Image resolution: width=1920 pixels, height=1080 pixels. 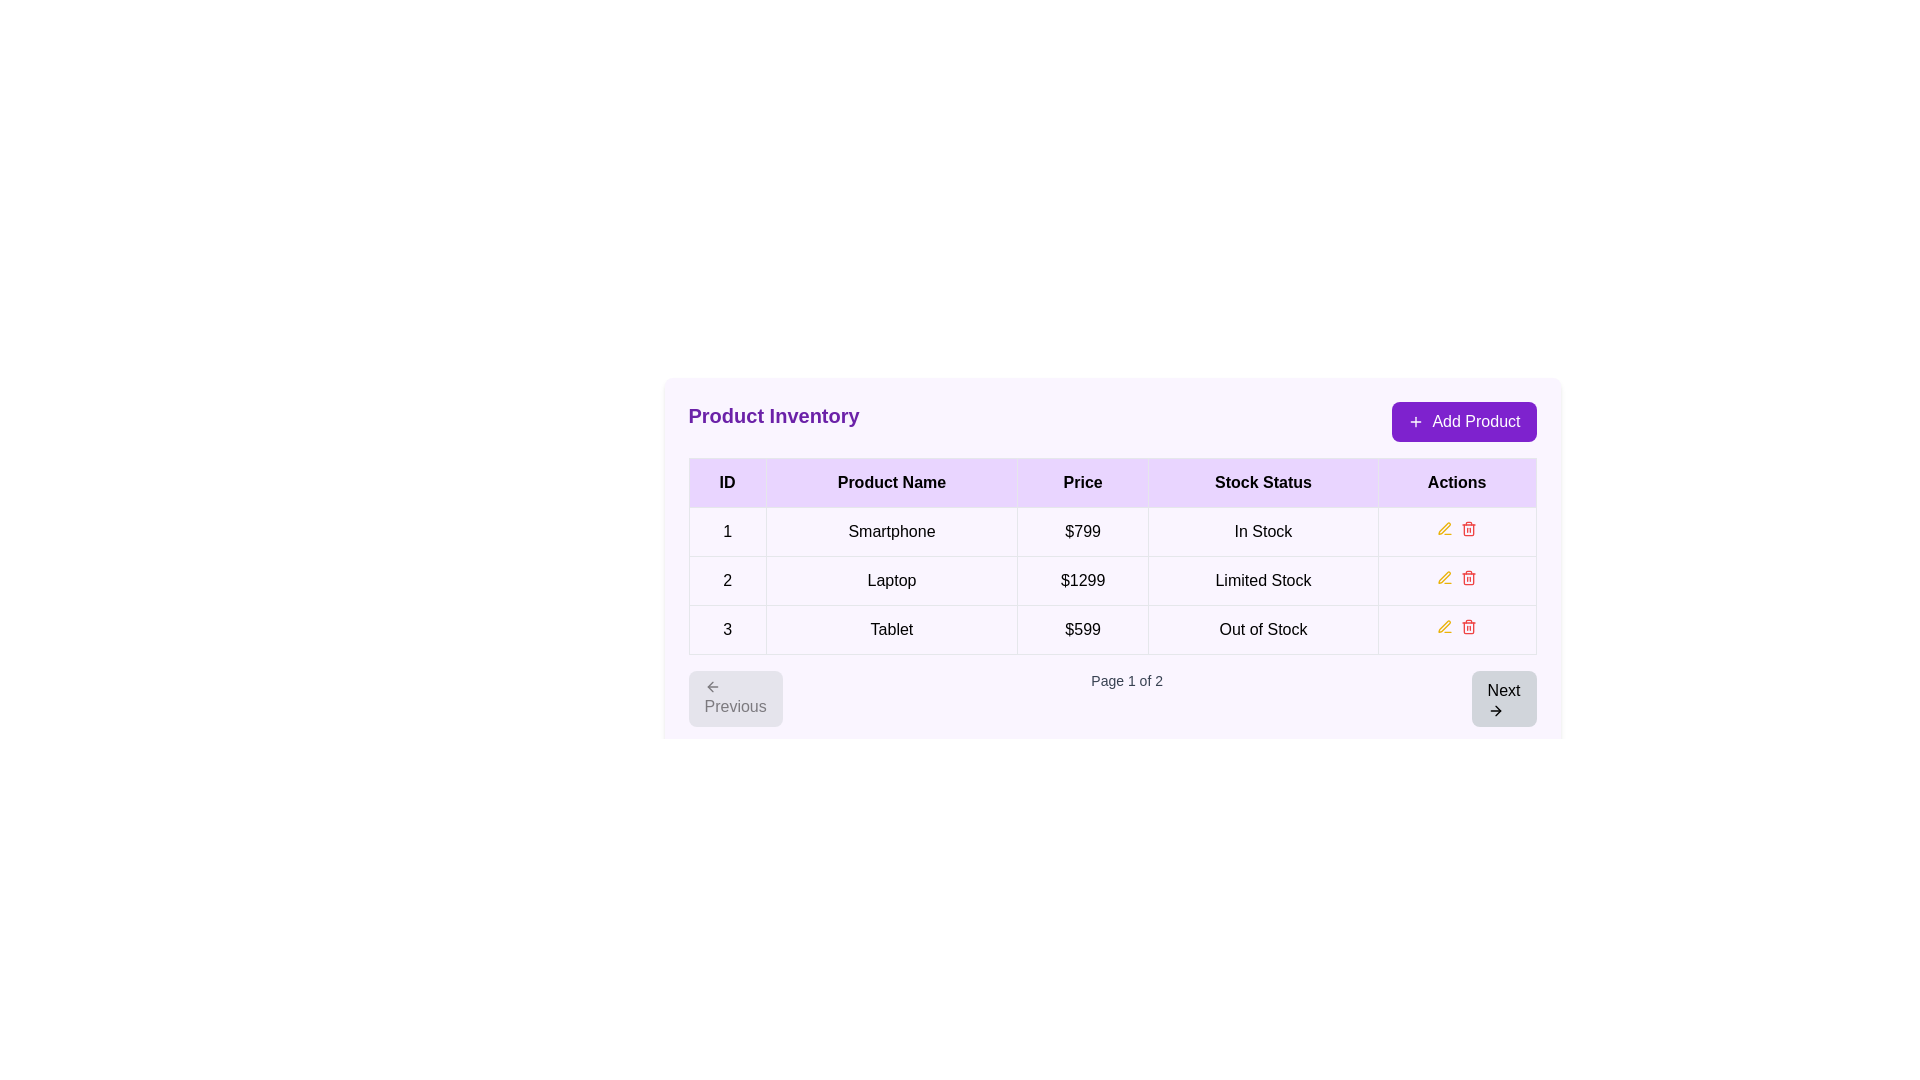 I want to click on the text label displaying '1' which is located in the first item of the leftmost column under the 'ID' header in the table layout, so click(x=726, y=531).